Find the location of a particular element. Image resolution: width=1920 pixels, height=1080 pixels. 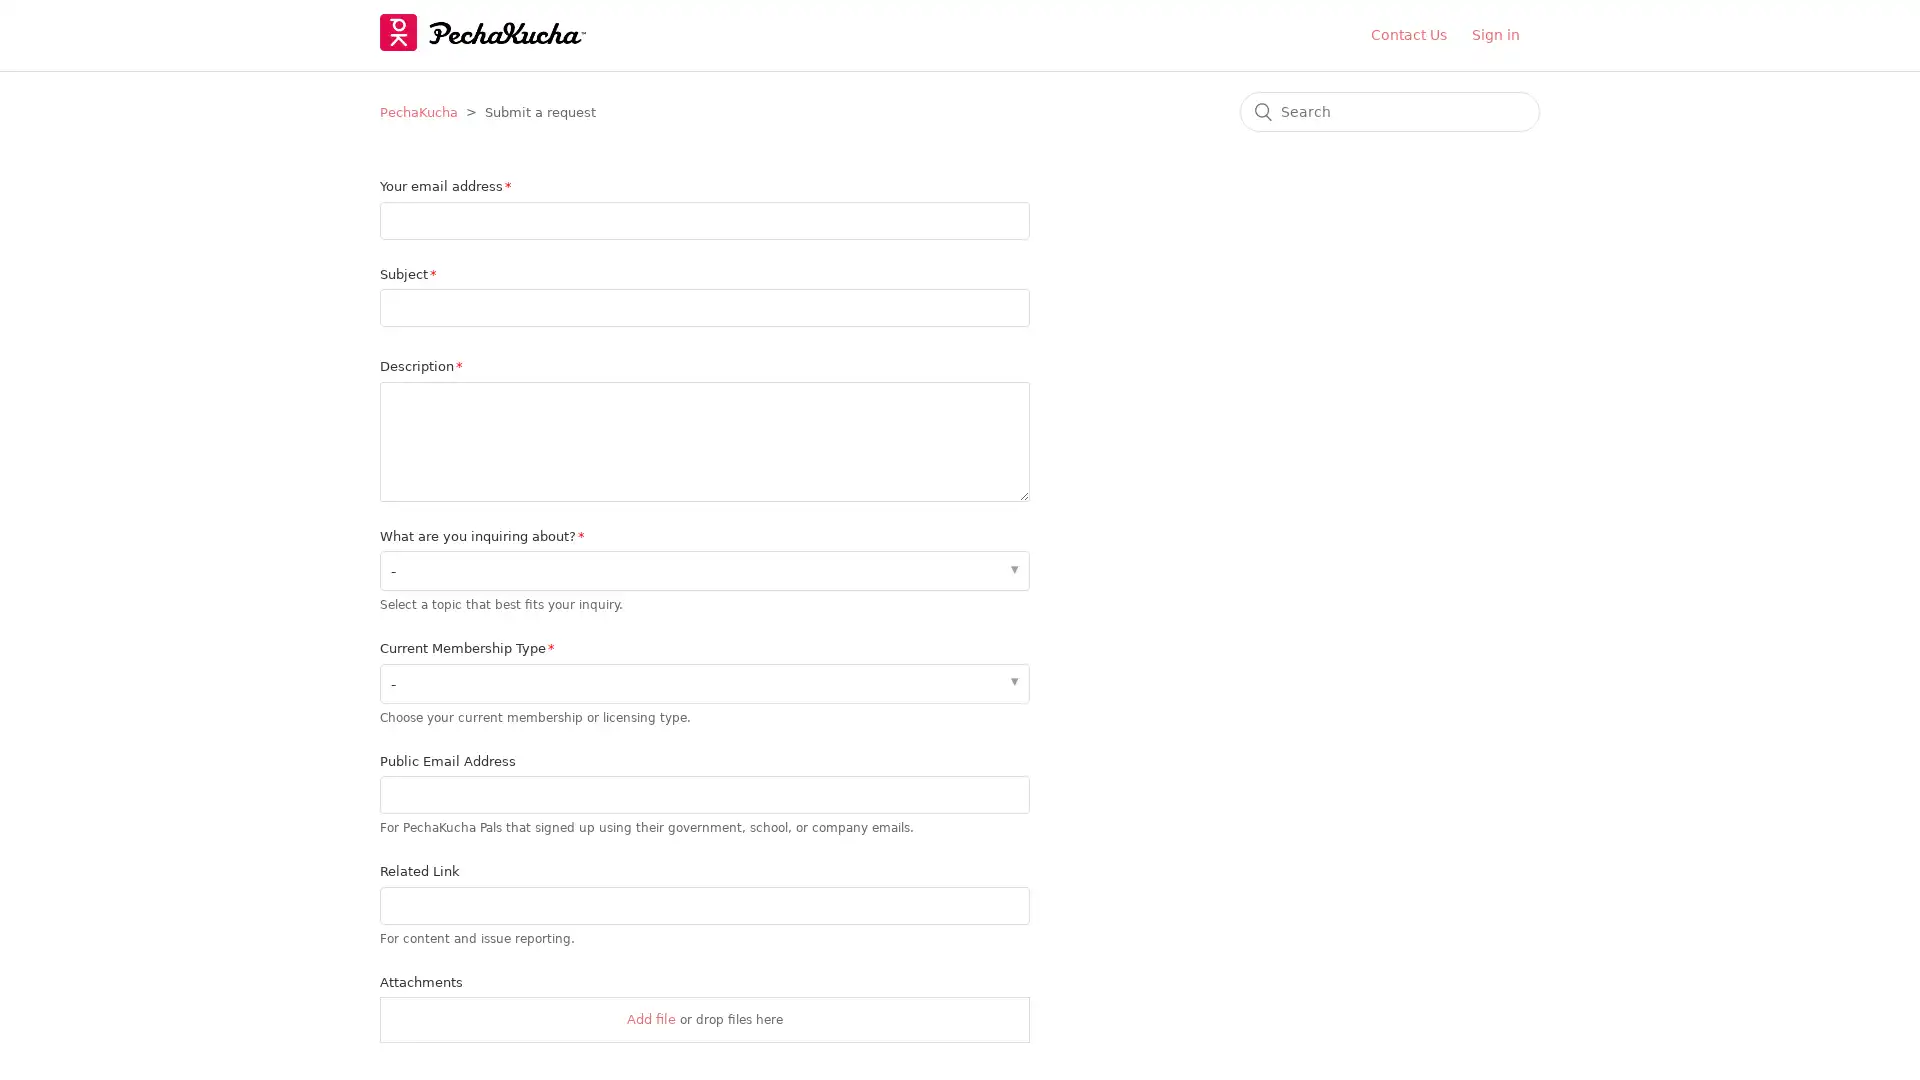

Attachments is located at coordinates (705, 1019).